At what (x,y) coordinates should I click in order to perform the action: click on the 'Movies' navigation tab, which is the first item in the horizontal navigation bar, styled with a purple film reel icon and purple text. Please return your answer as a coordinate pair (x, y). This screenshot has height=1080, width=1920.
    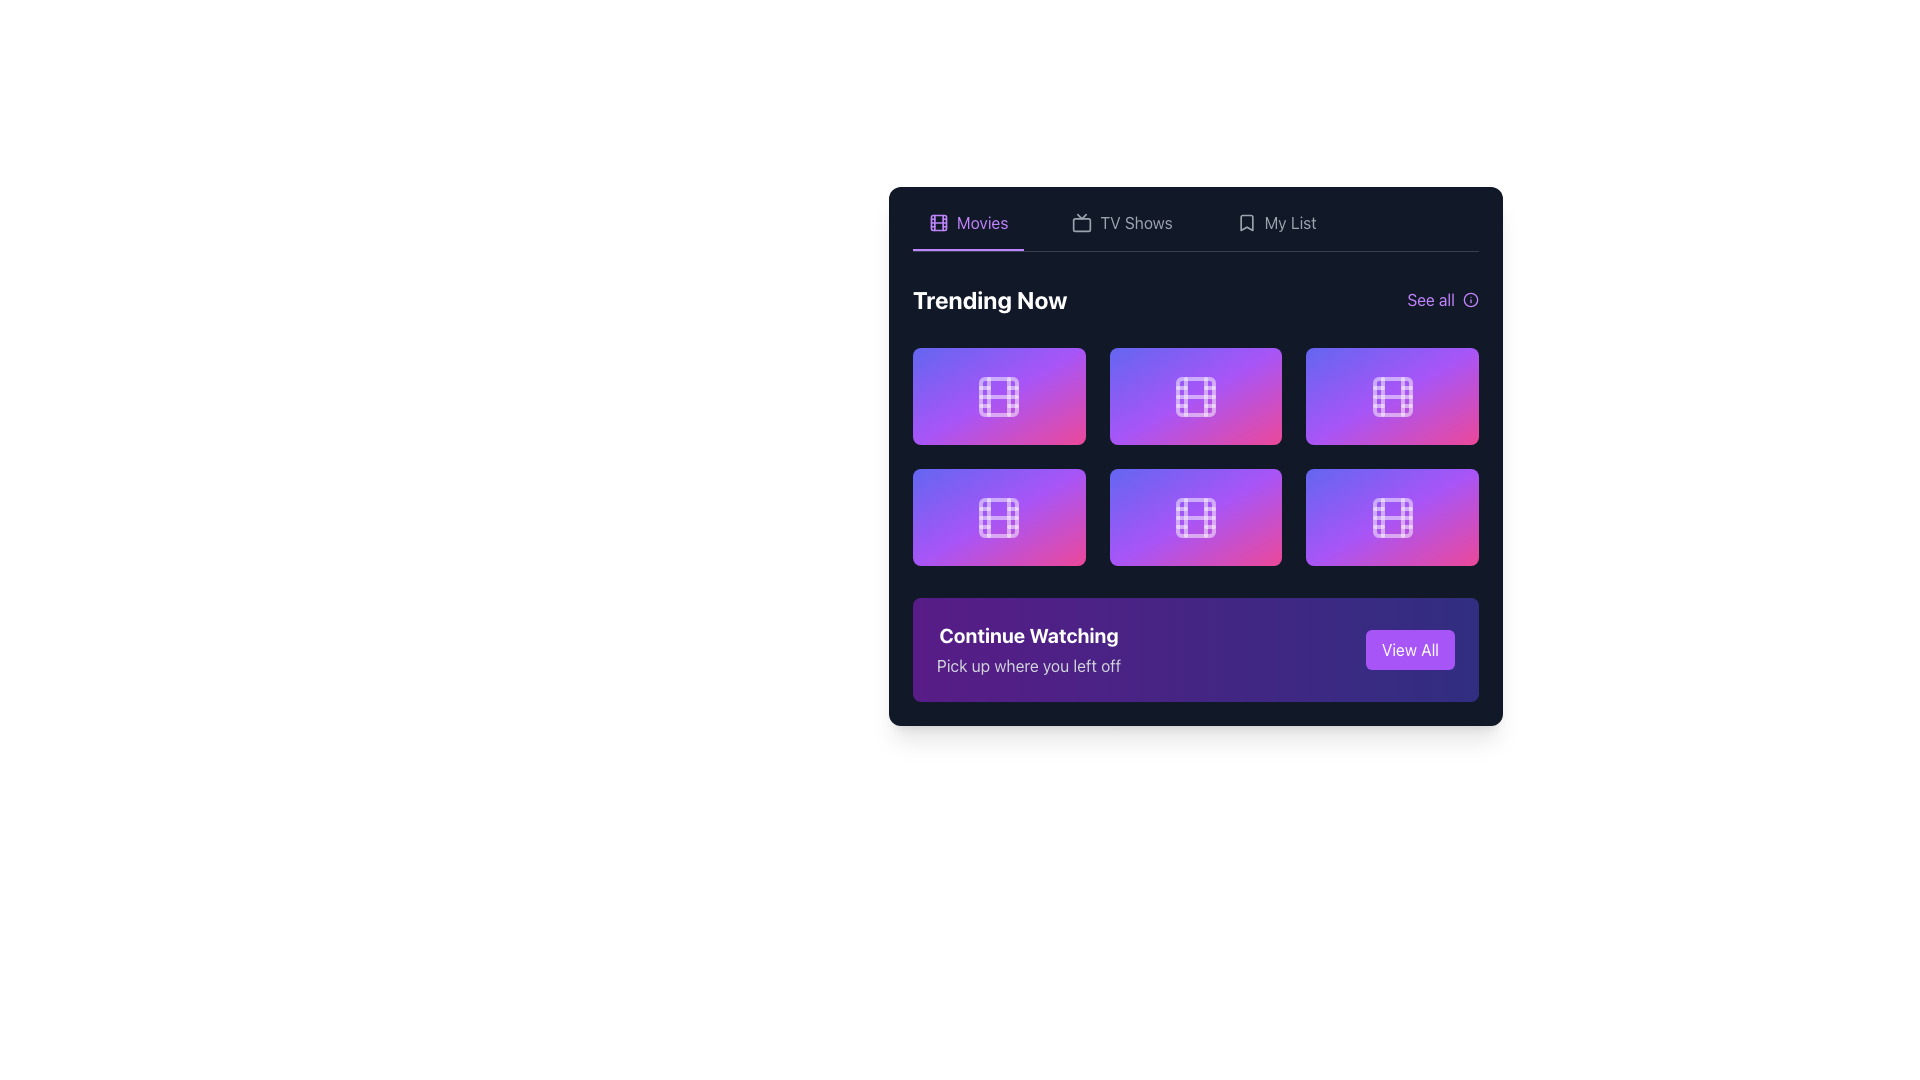
    Looking at the image, I should click on (968, 230).